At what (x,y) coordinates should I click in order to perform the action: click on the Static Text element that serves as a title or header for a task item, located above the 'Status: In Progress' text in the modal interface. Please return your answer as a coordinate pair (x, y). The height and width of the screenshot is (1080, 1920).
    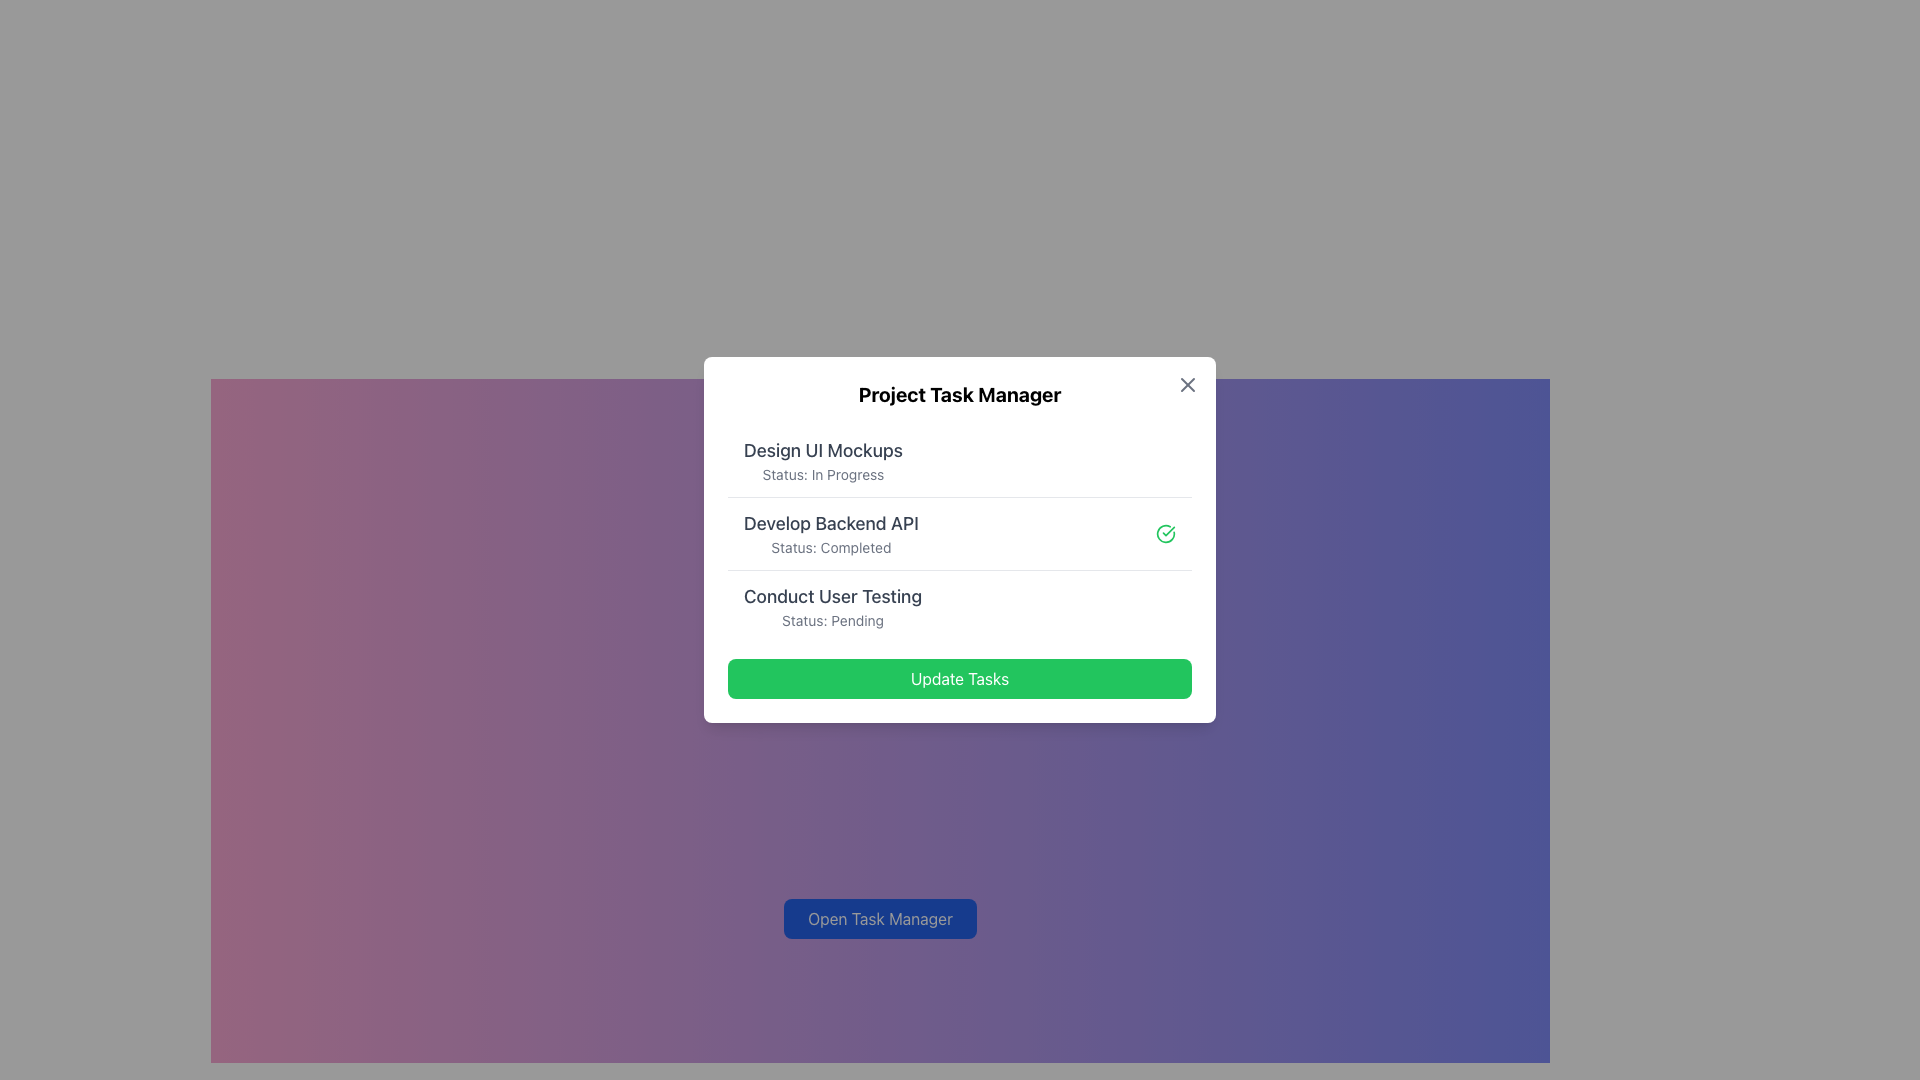
    Looking at the image, I should click on (823, 451).